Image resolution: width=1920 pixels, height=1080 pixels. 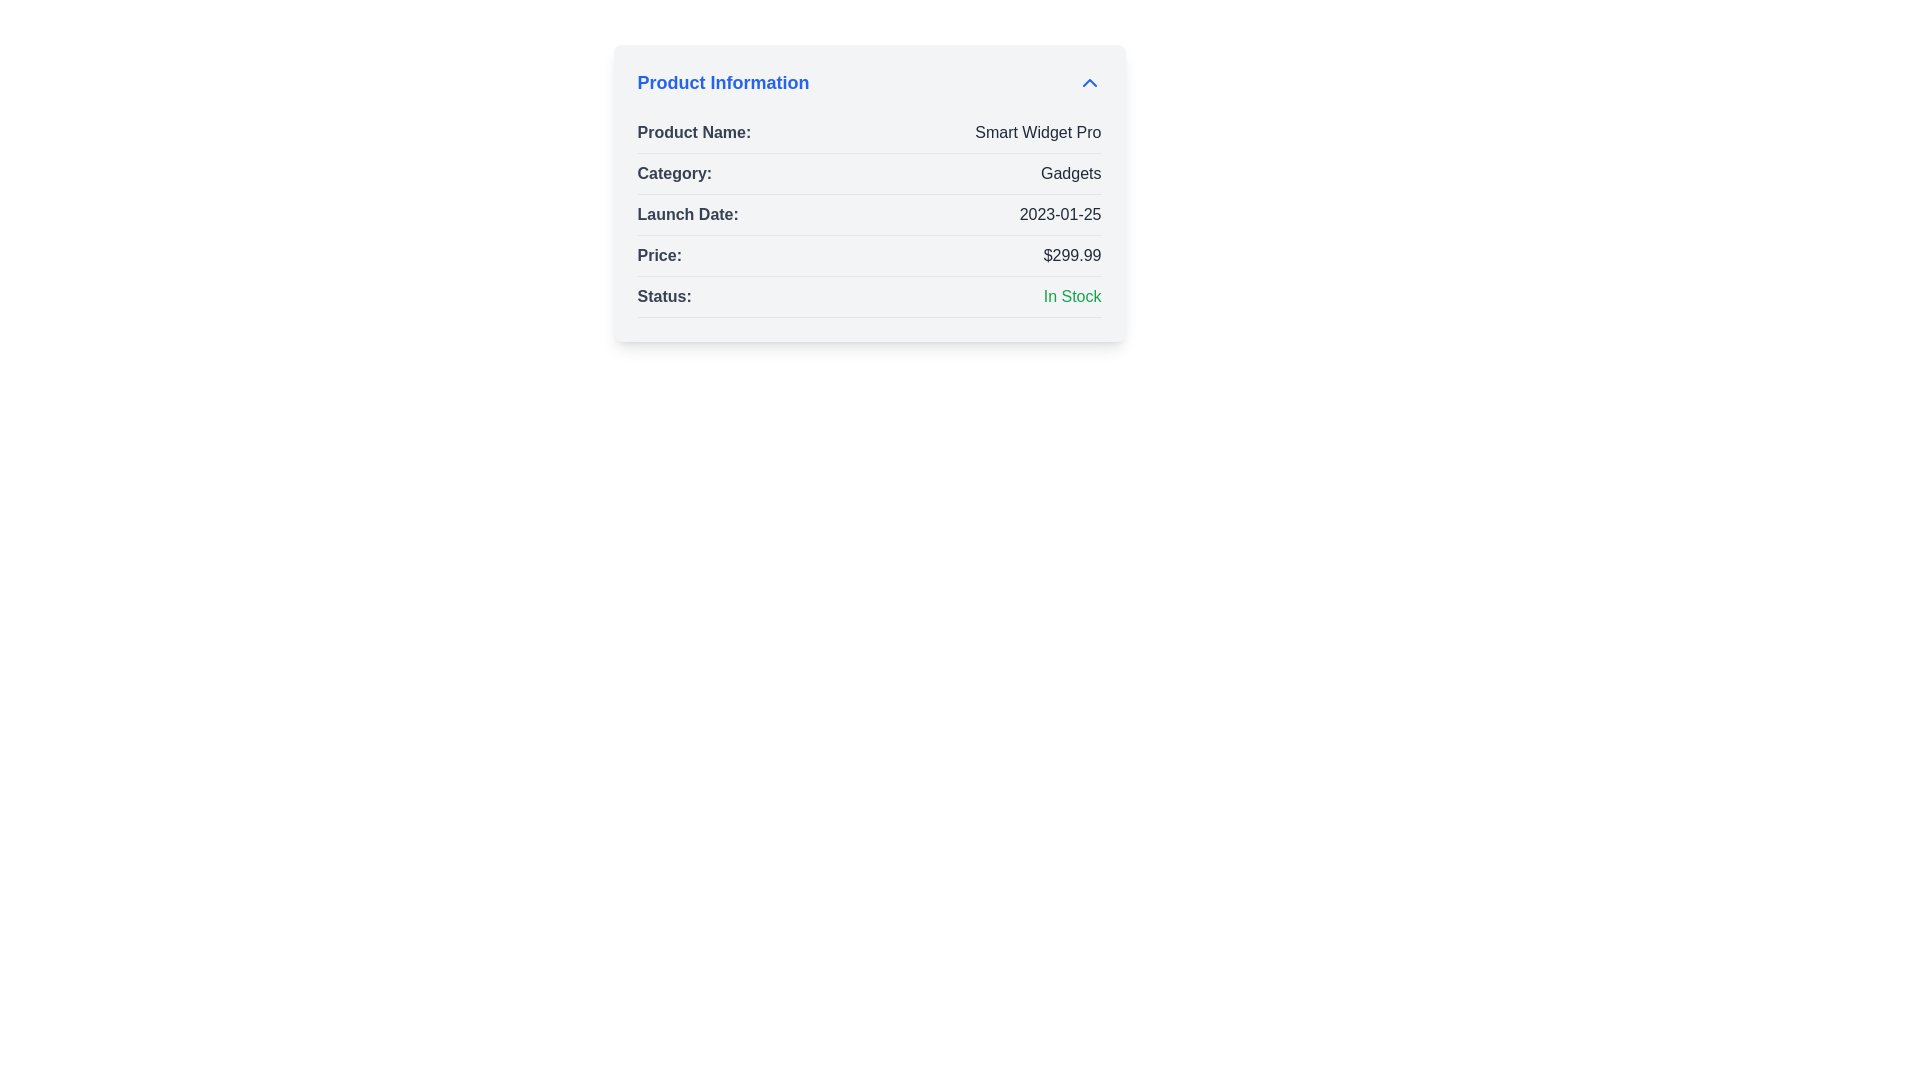 What do you see at coordinates (1088, 82) in the screenshot?
I see `the chevron icon in the header of the 'Product Information' section` at bounding box center [1088, 82].